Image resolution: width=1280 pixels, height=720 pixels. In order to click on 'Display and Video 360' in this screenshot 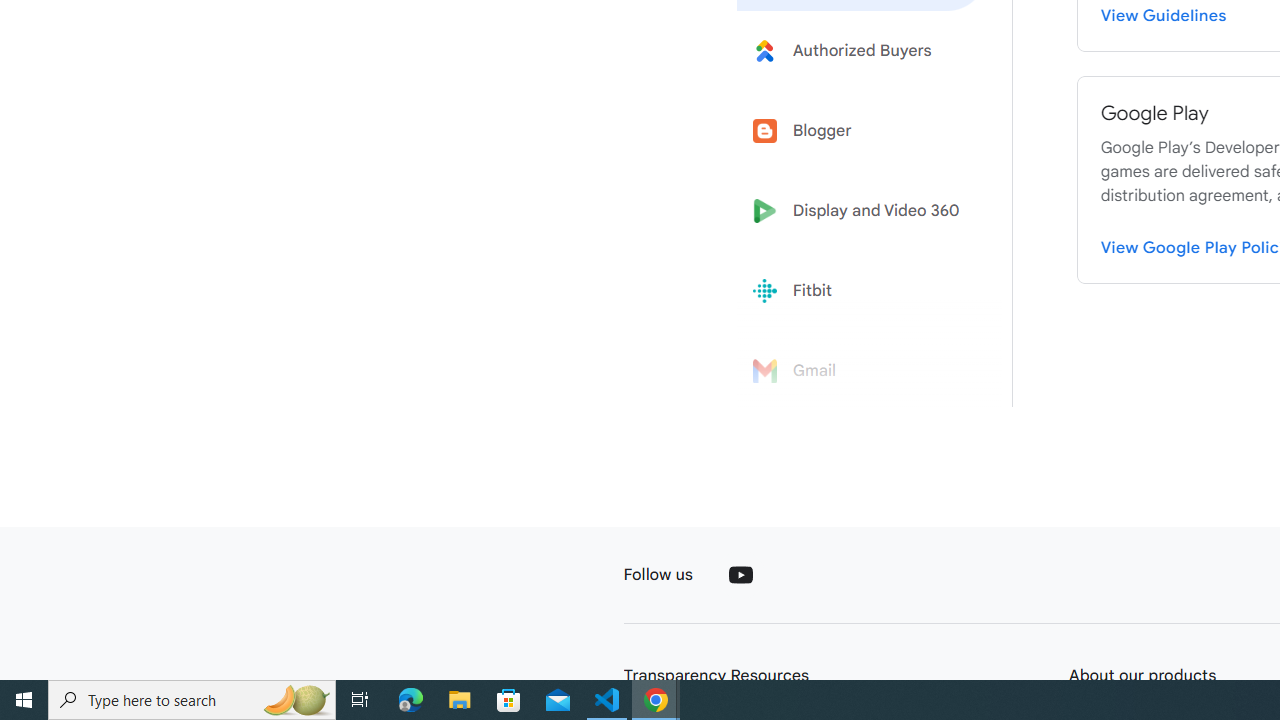, I will do `click(862, 211)`.